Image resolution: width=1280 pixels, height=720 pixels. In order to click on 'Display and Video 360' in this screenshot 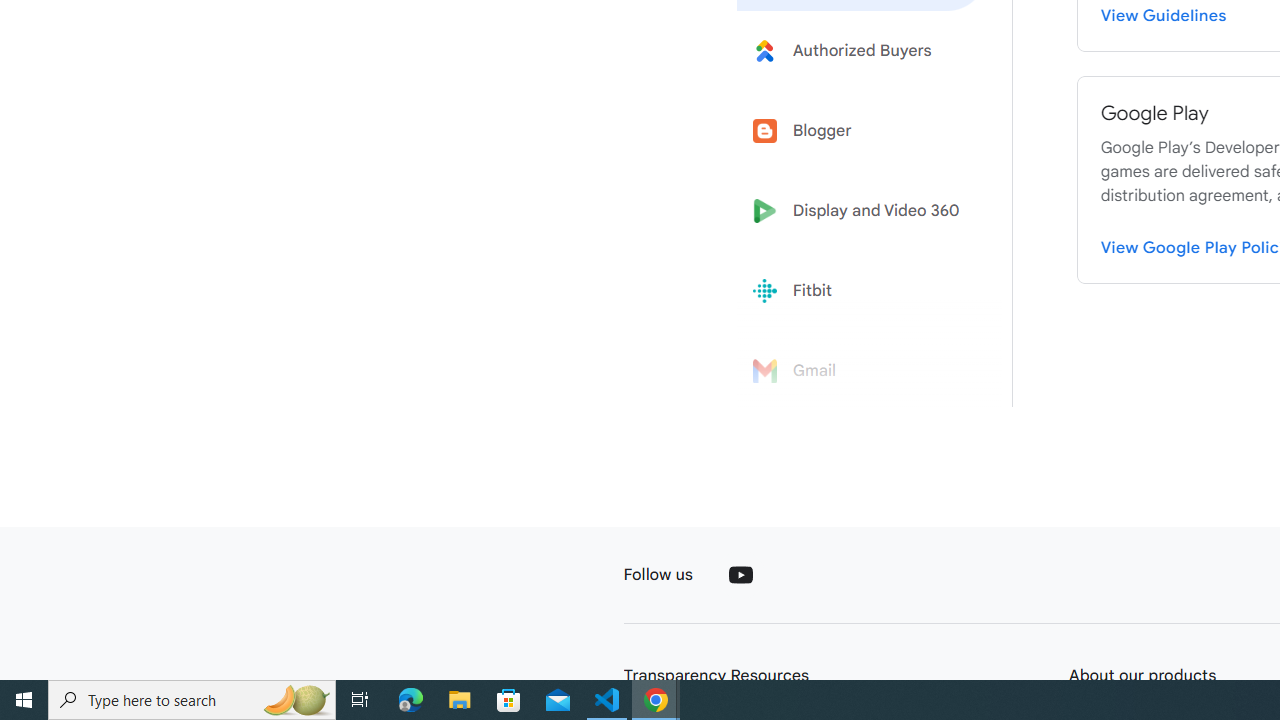, I will do `click(862, 211)`.